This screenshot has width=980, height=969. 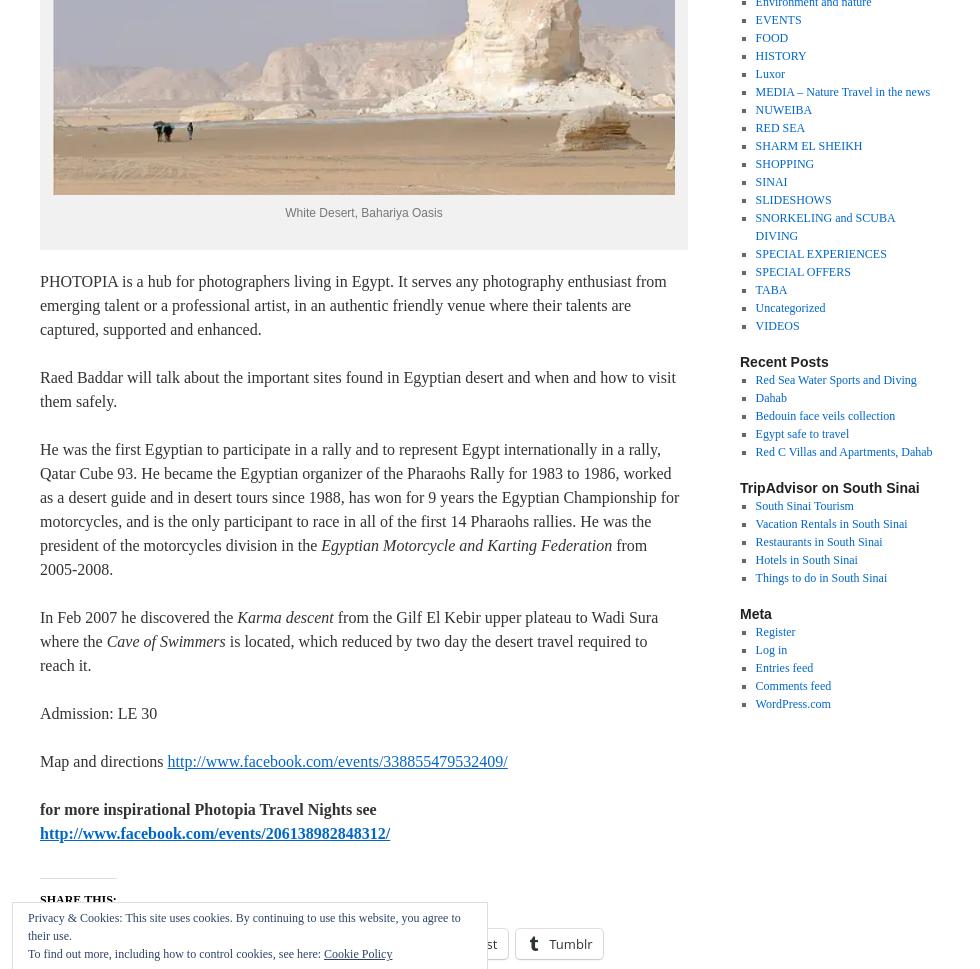 What do you see at coordinates (770, 181) in the screenshot?
I see `'SINAI'` at bounding box center [770, 181].